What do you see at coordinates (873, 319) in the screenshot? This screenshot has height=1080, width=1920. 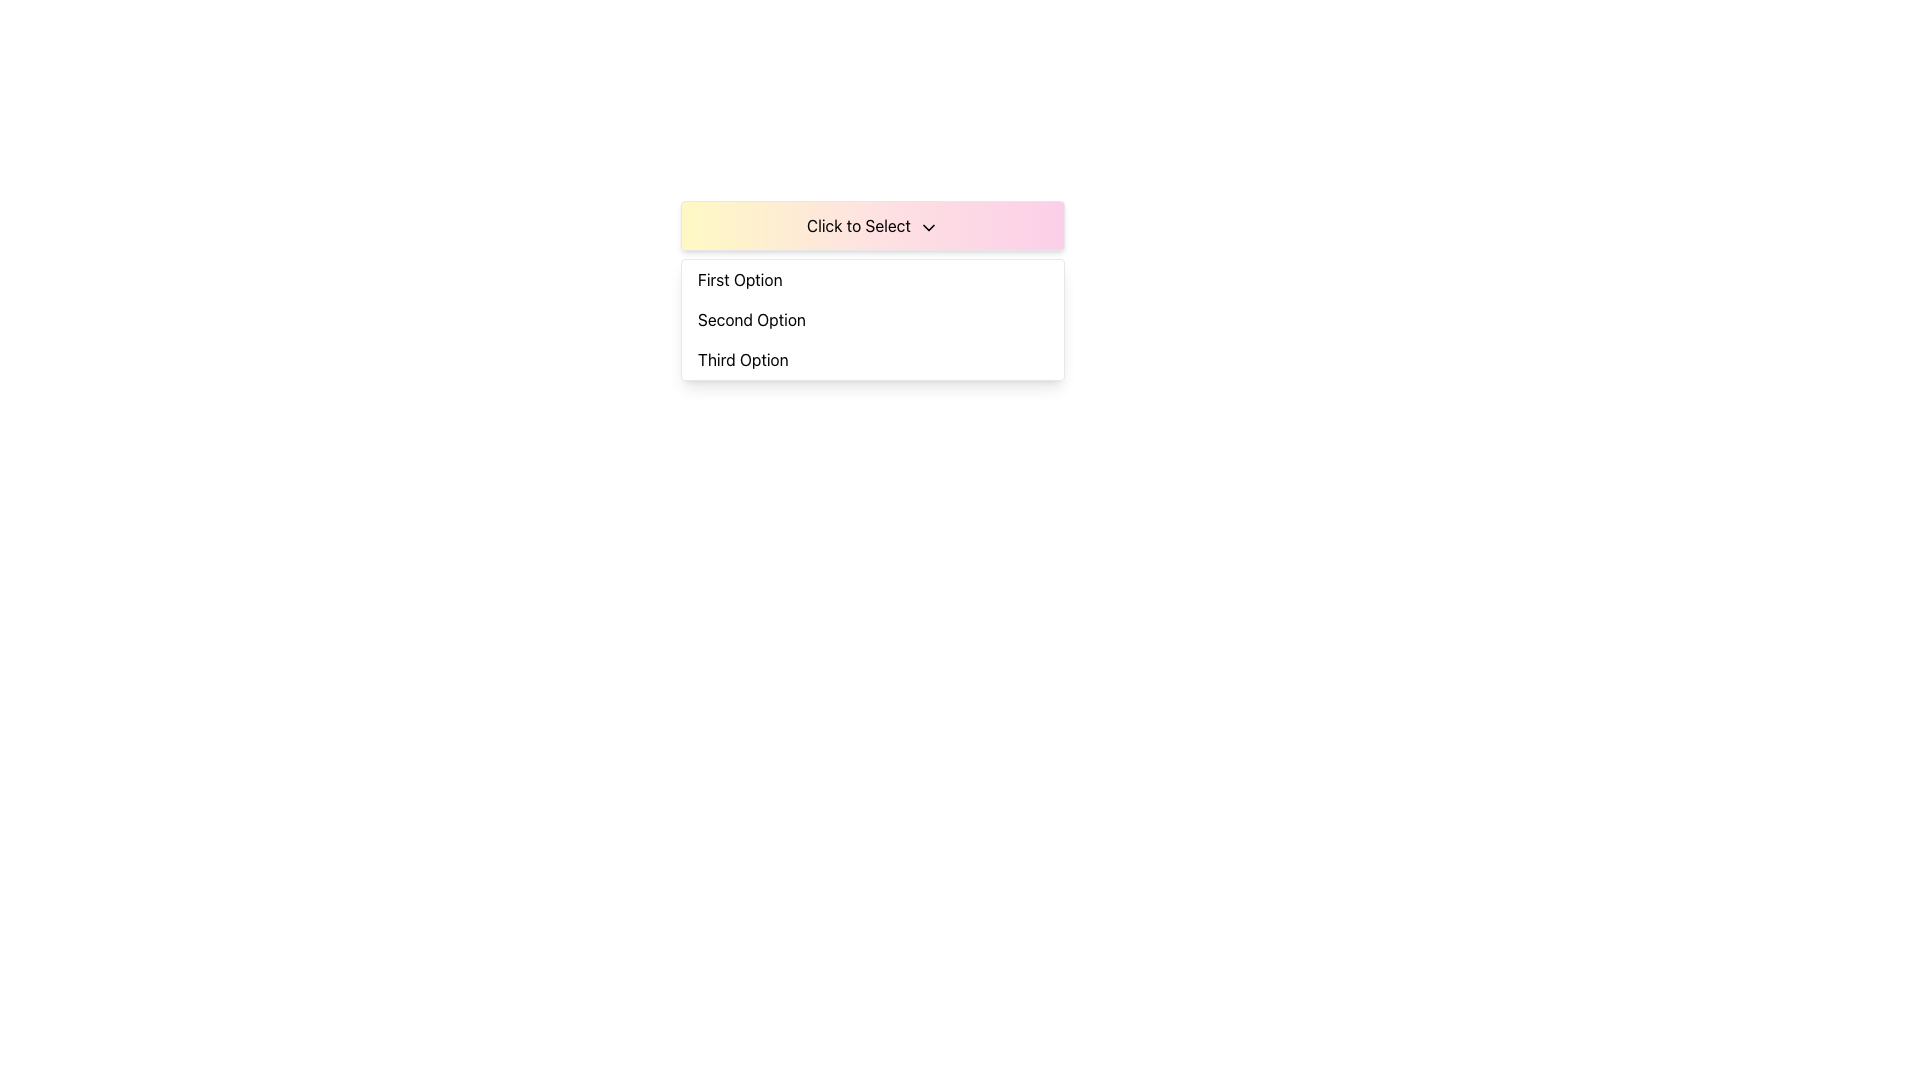 I see `on the 'Second Option' menu item, which is the second item in a vertical list of options, styled with a clear font and has a light-gray background on hover` at bounding box center [873, 319].